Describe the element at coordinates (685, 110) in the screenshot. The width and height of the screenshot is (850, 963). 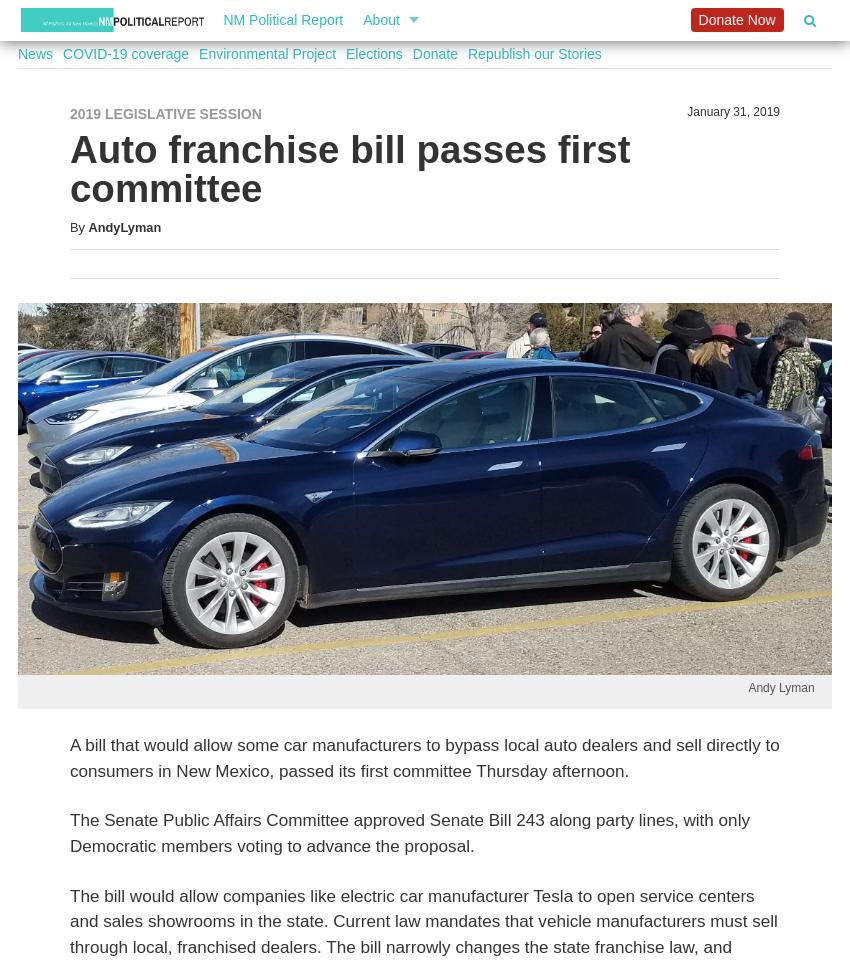
I see `'January 31, 2019'` at that location.